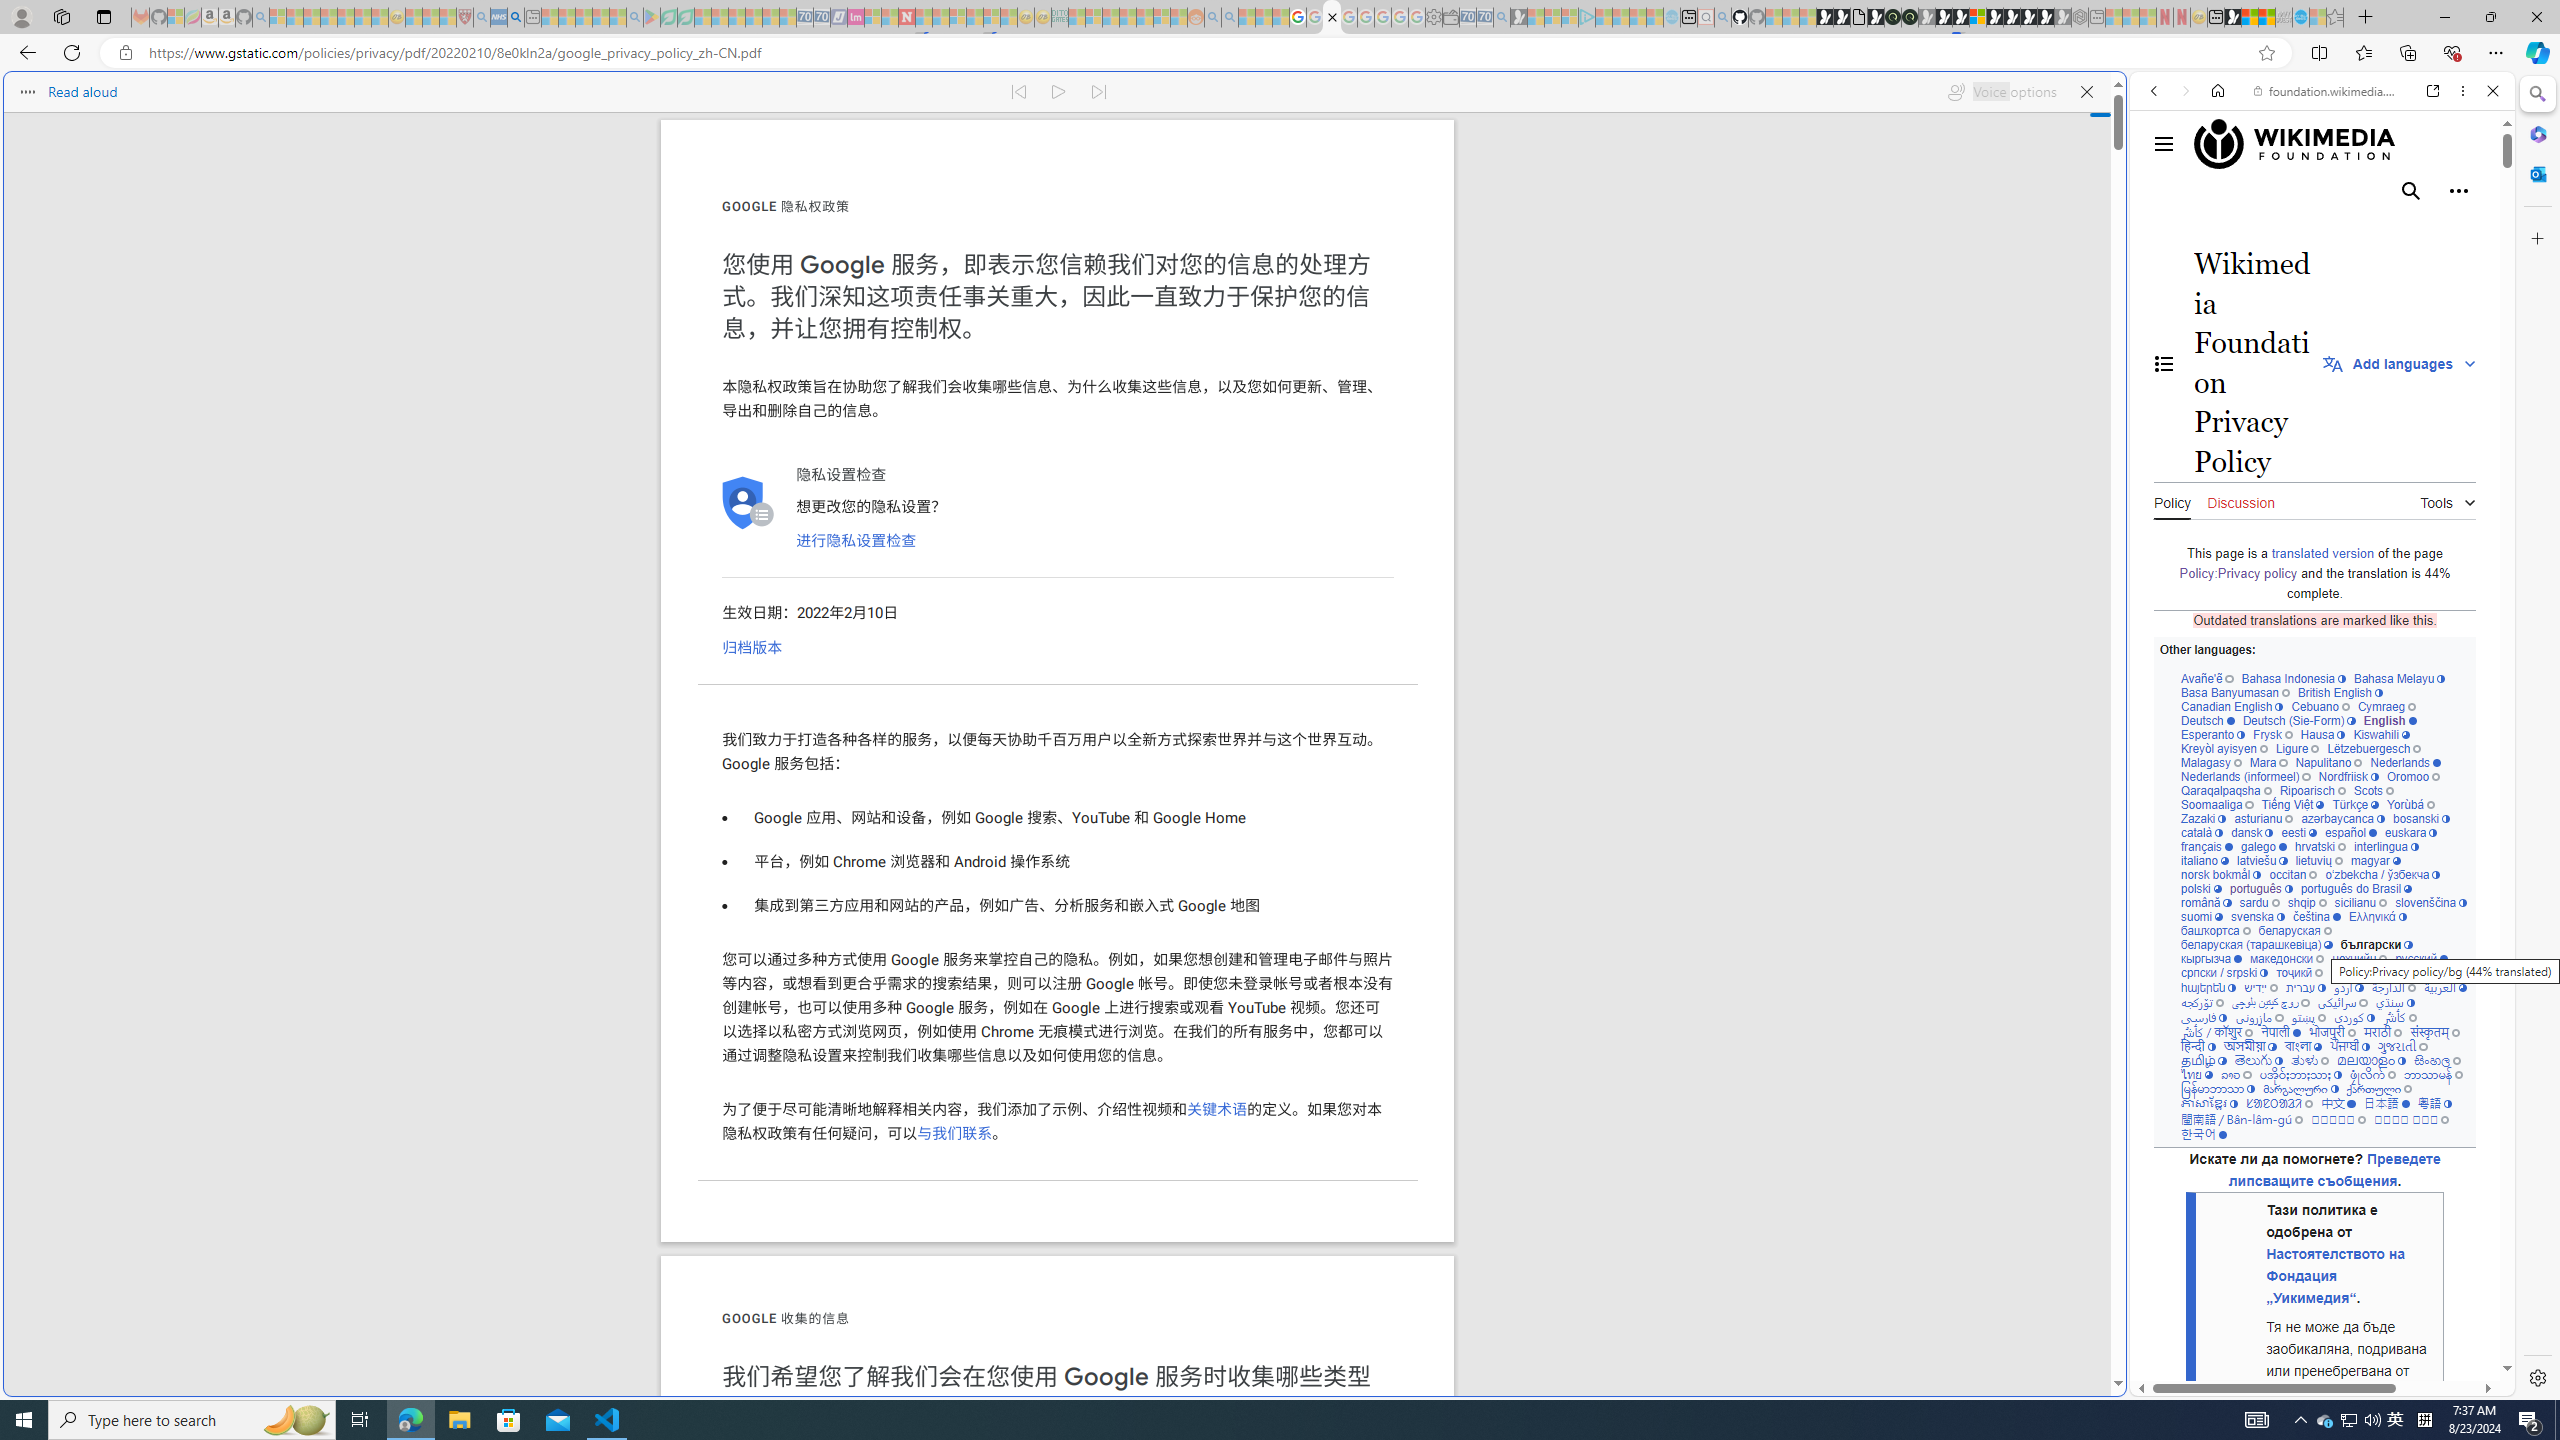 The width and height of the screenshot is (2560, 1440). Describe the element at coordinates (2405, 762) in the screenshot. I see `'Nederlands'` at that location.